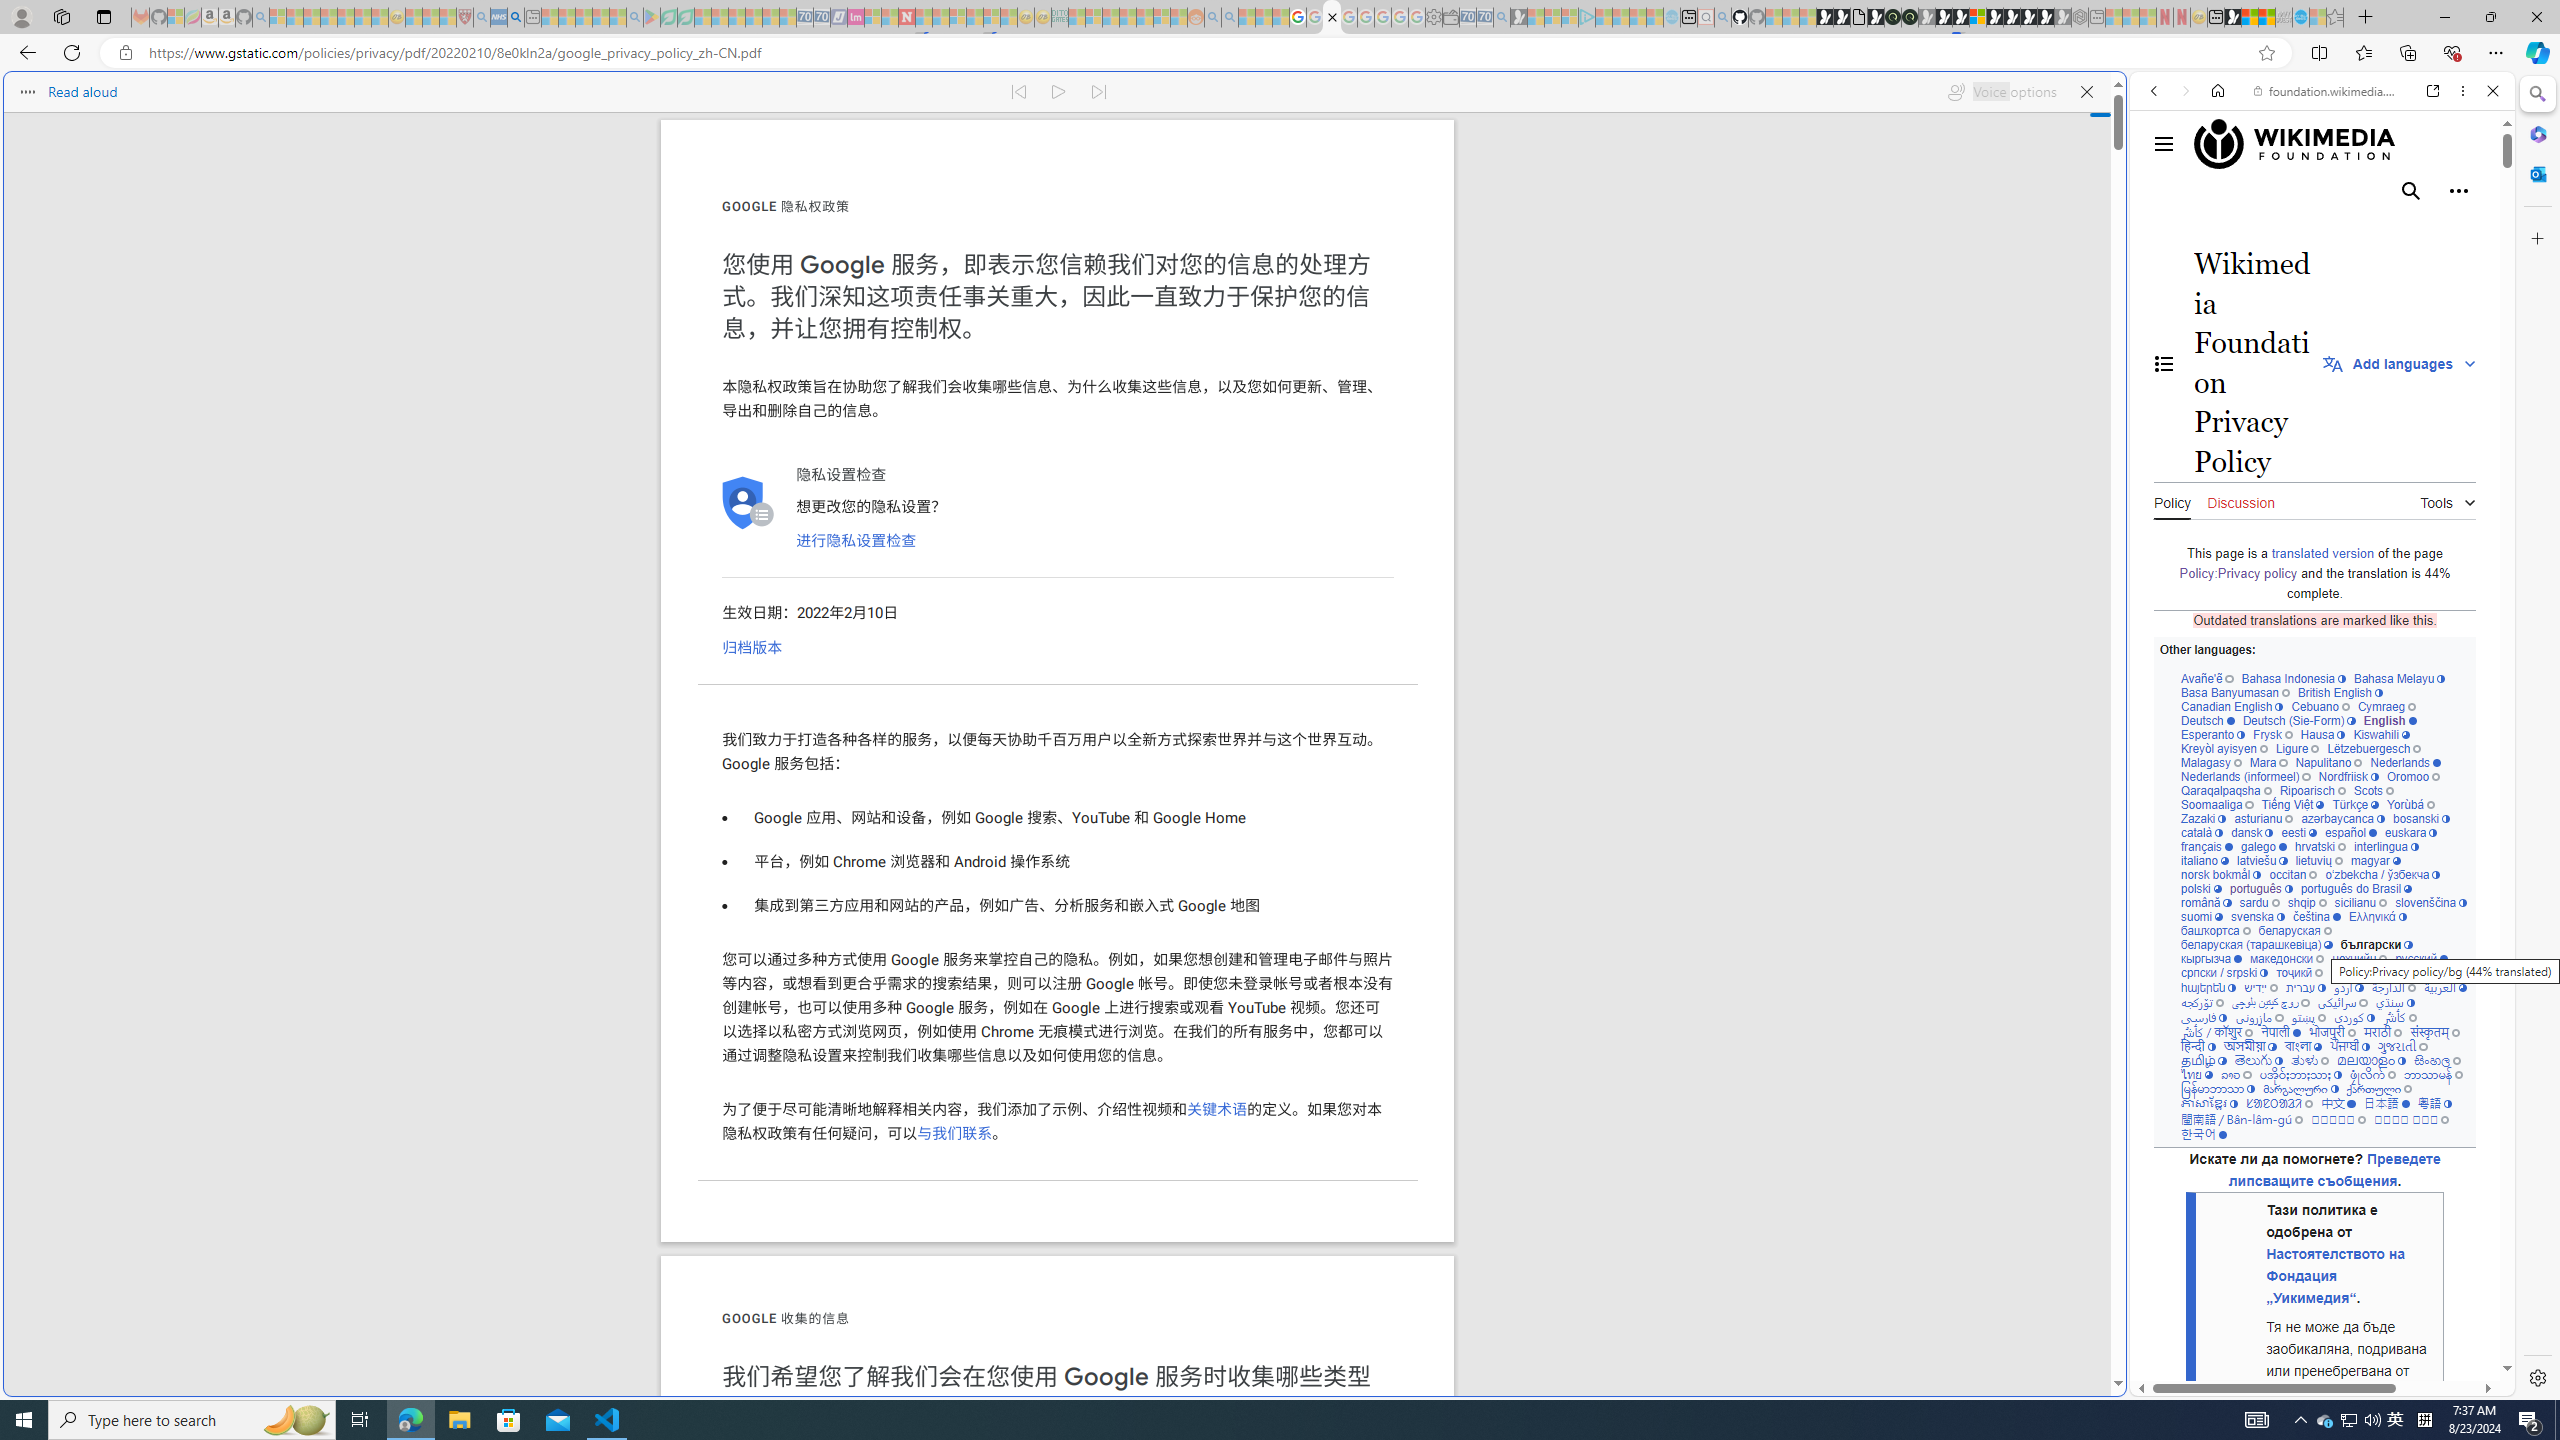 The width and height of the screenshot is (2560, 1440). Describe the element at coordinates (2405, 762) in the screenshot. I see `'Nederlands'` at that location.